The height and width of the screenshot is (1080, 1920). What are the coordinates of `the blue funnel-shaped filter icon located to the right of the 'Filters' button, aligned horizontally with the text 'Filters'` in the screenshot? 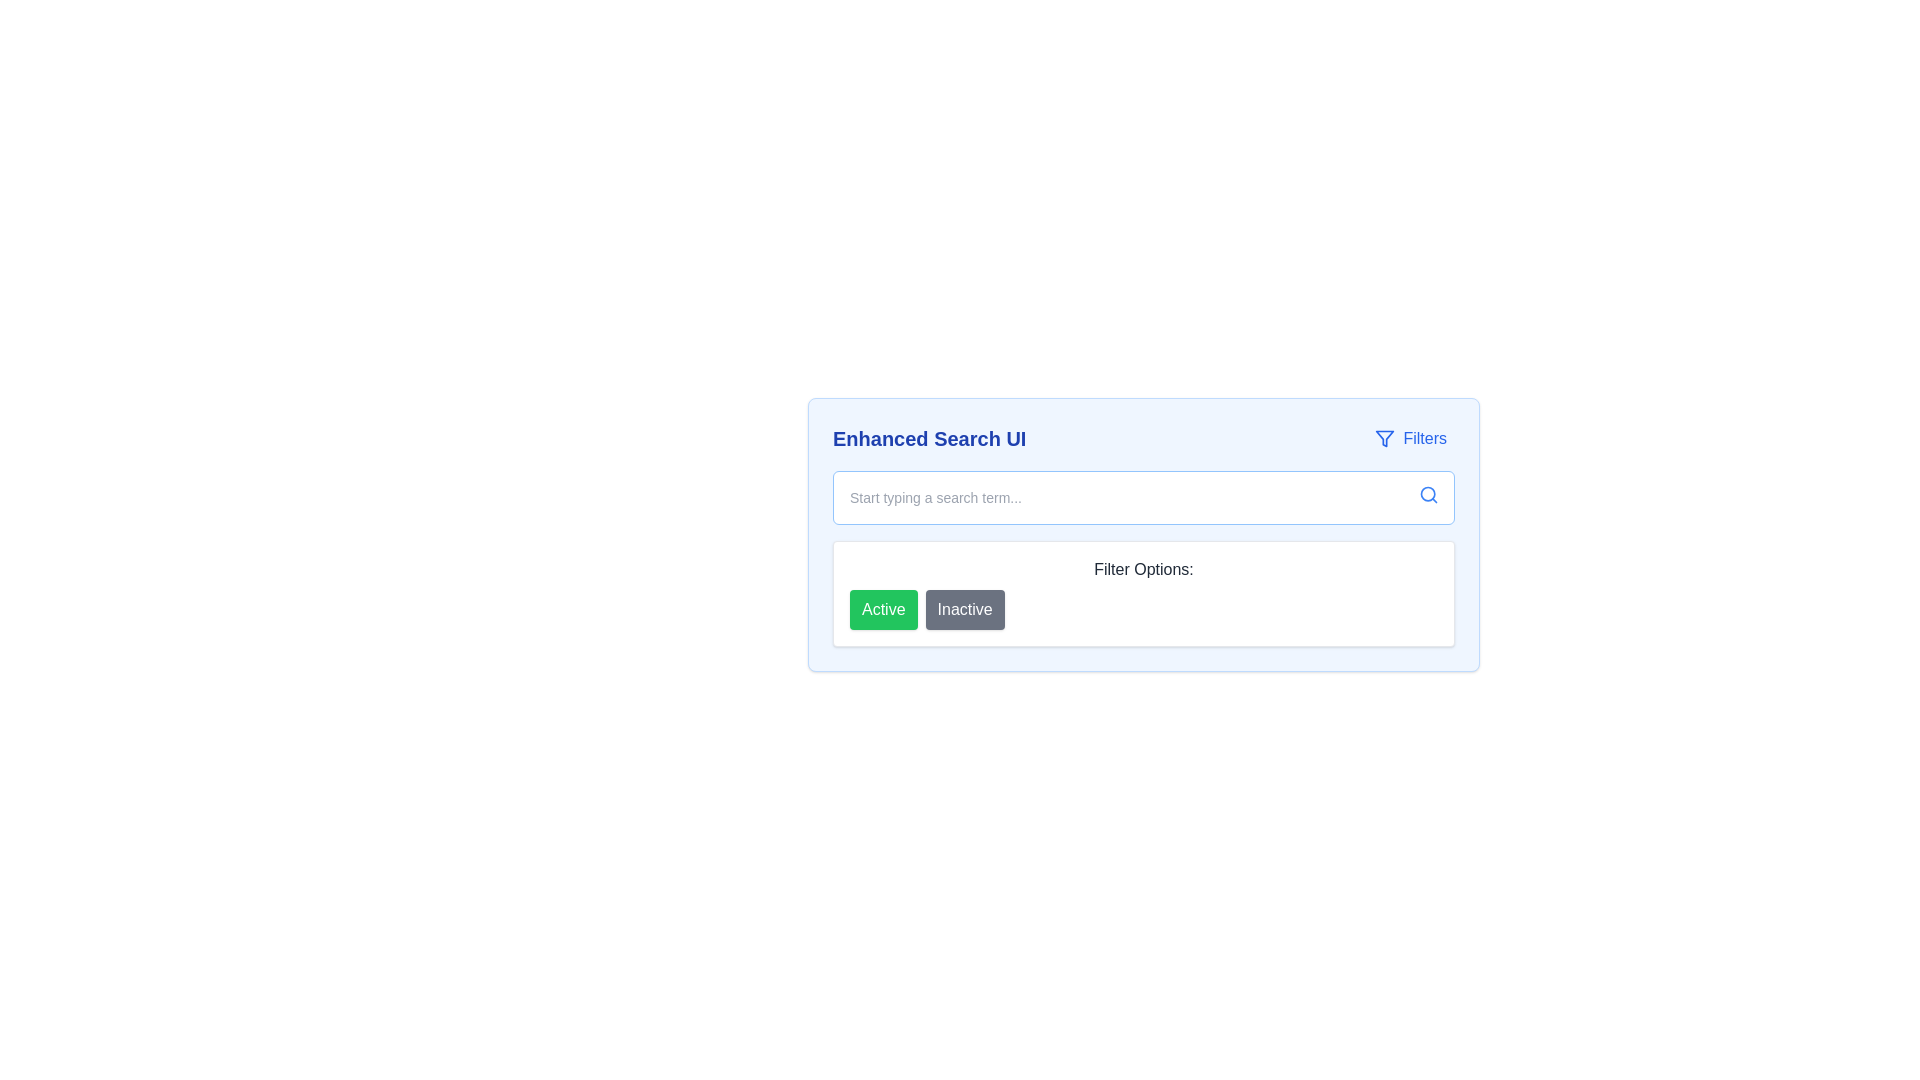 It's located at (1384, 438).